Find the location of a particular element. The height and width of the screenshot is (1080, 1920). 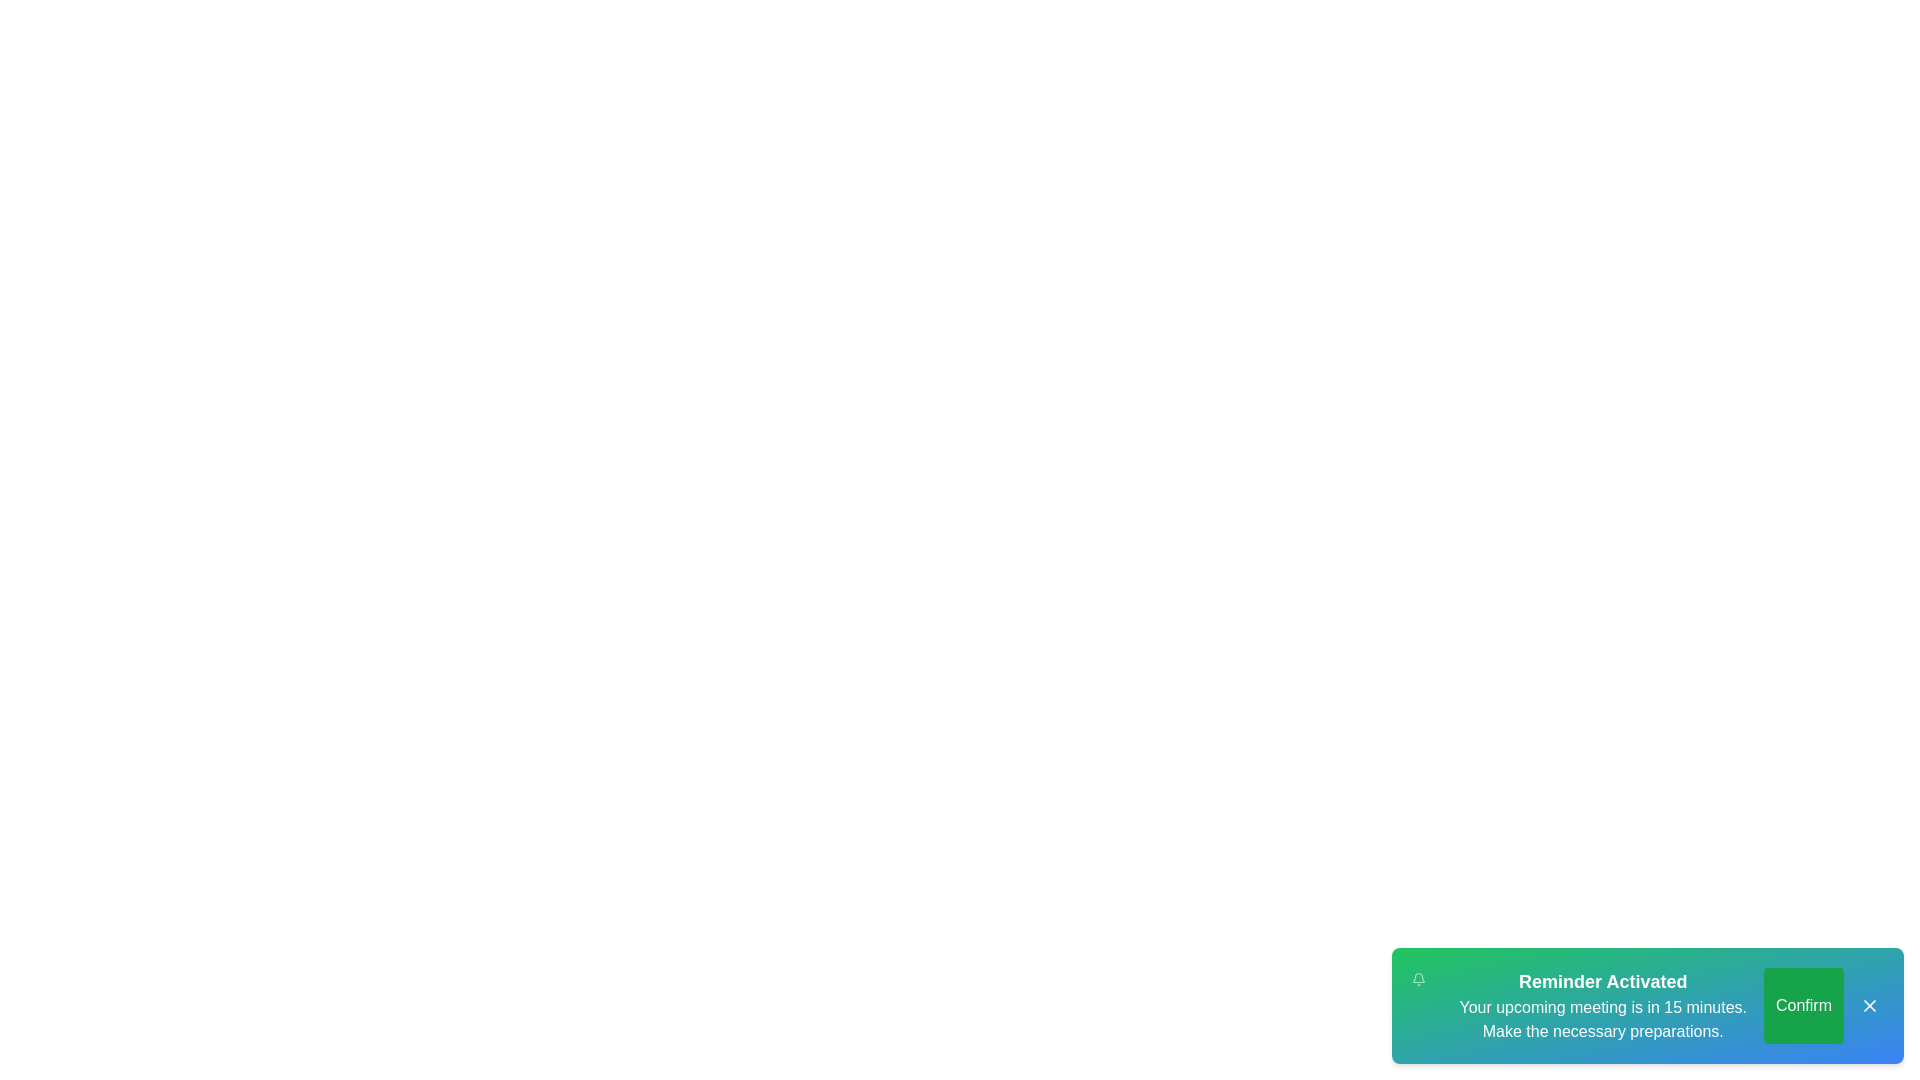

the bell icon to interact with its functionality is located at coordinates (1418, 978).